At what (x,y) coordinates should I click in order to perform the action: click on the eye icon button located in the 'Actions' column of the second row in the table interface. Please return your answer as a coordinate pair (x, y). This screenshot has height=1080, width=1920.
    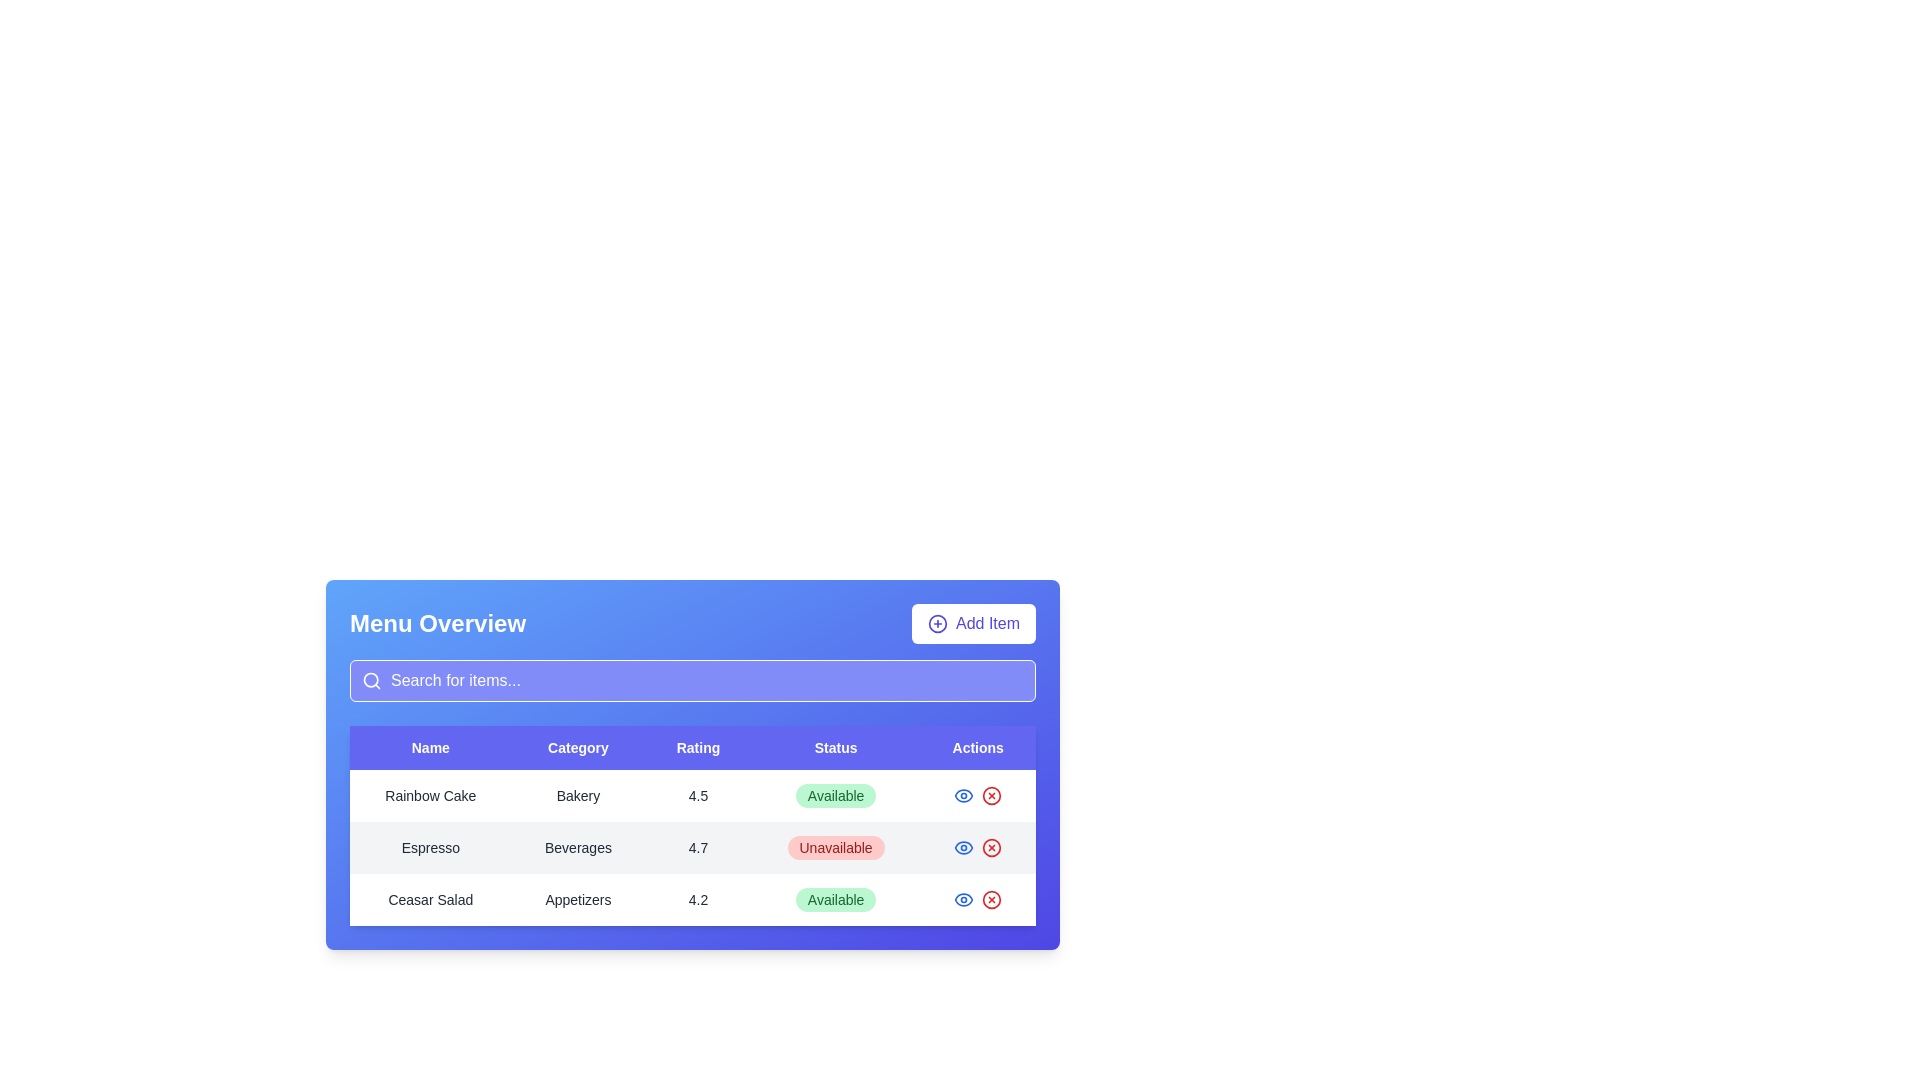
    Looking at the image, I should click on (964, 794).